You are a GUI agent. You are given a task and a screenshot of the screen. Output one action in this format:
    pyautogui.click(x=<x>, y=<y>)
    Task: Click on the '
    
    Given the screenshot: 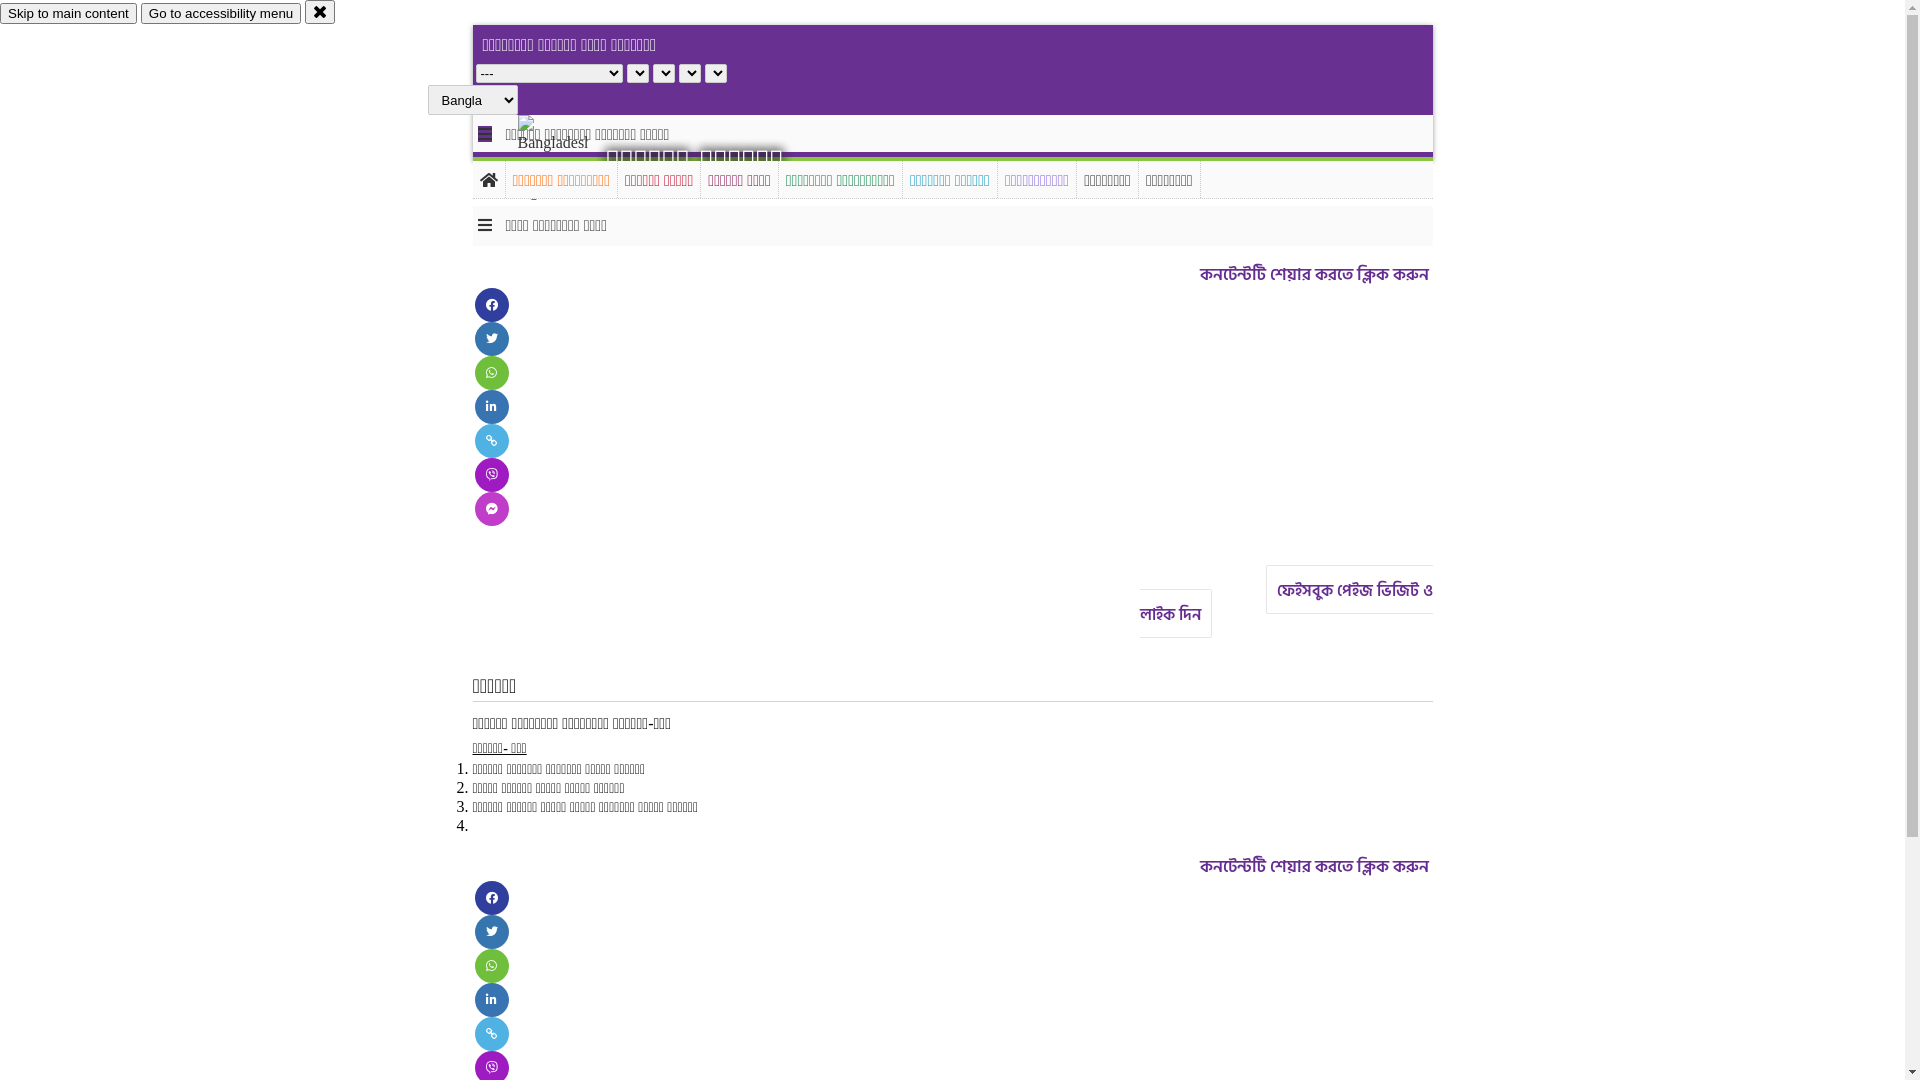 What is the action you would take?
    pyautogui.click(x=569, y=157)
    